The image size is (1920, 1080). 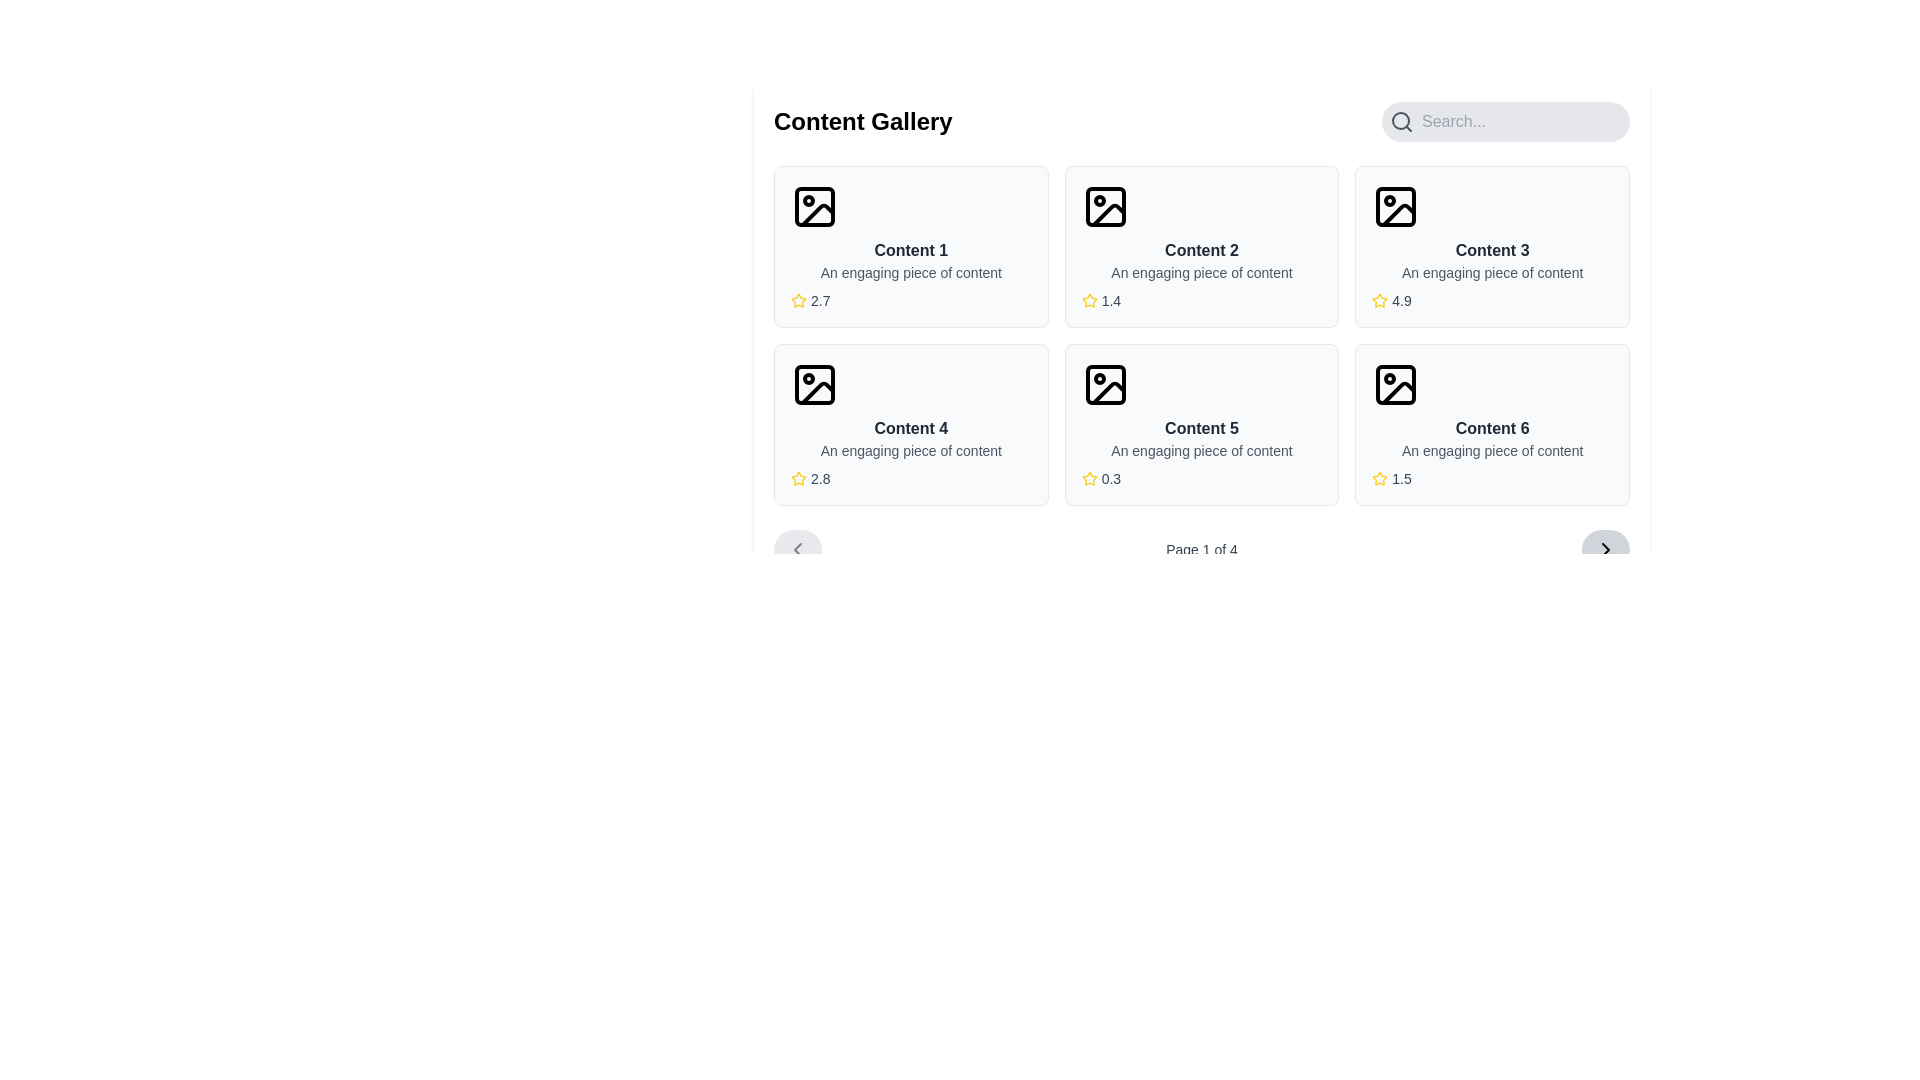 I want to click on the 'Content 4' label displayed in dark gray, bold font, which is centrally positioned within the content card in the second row and first column of the grid layout, so click(x=910, y=427).